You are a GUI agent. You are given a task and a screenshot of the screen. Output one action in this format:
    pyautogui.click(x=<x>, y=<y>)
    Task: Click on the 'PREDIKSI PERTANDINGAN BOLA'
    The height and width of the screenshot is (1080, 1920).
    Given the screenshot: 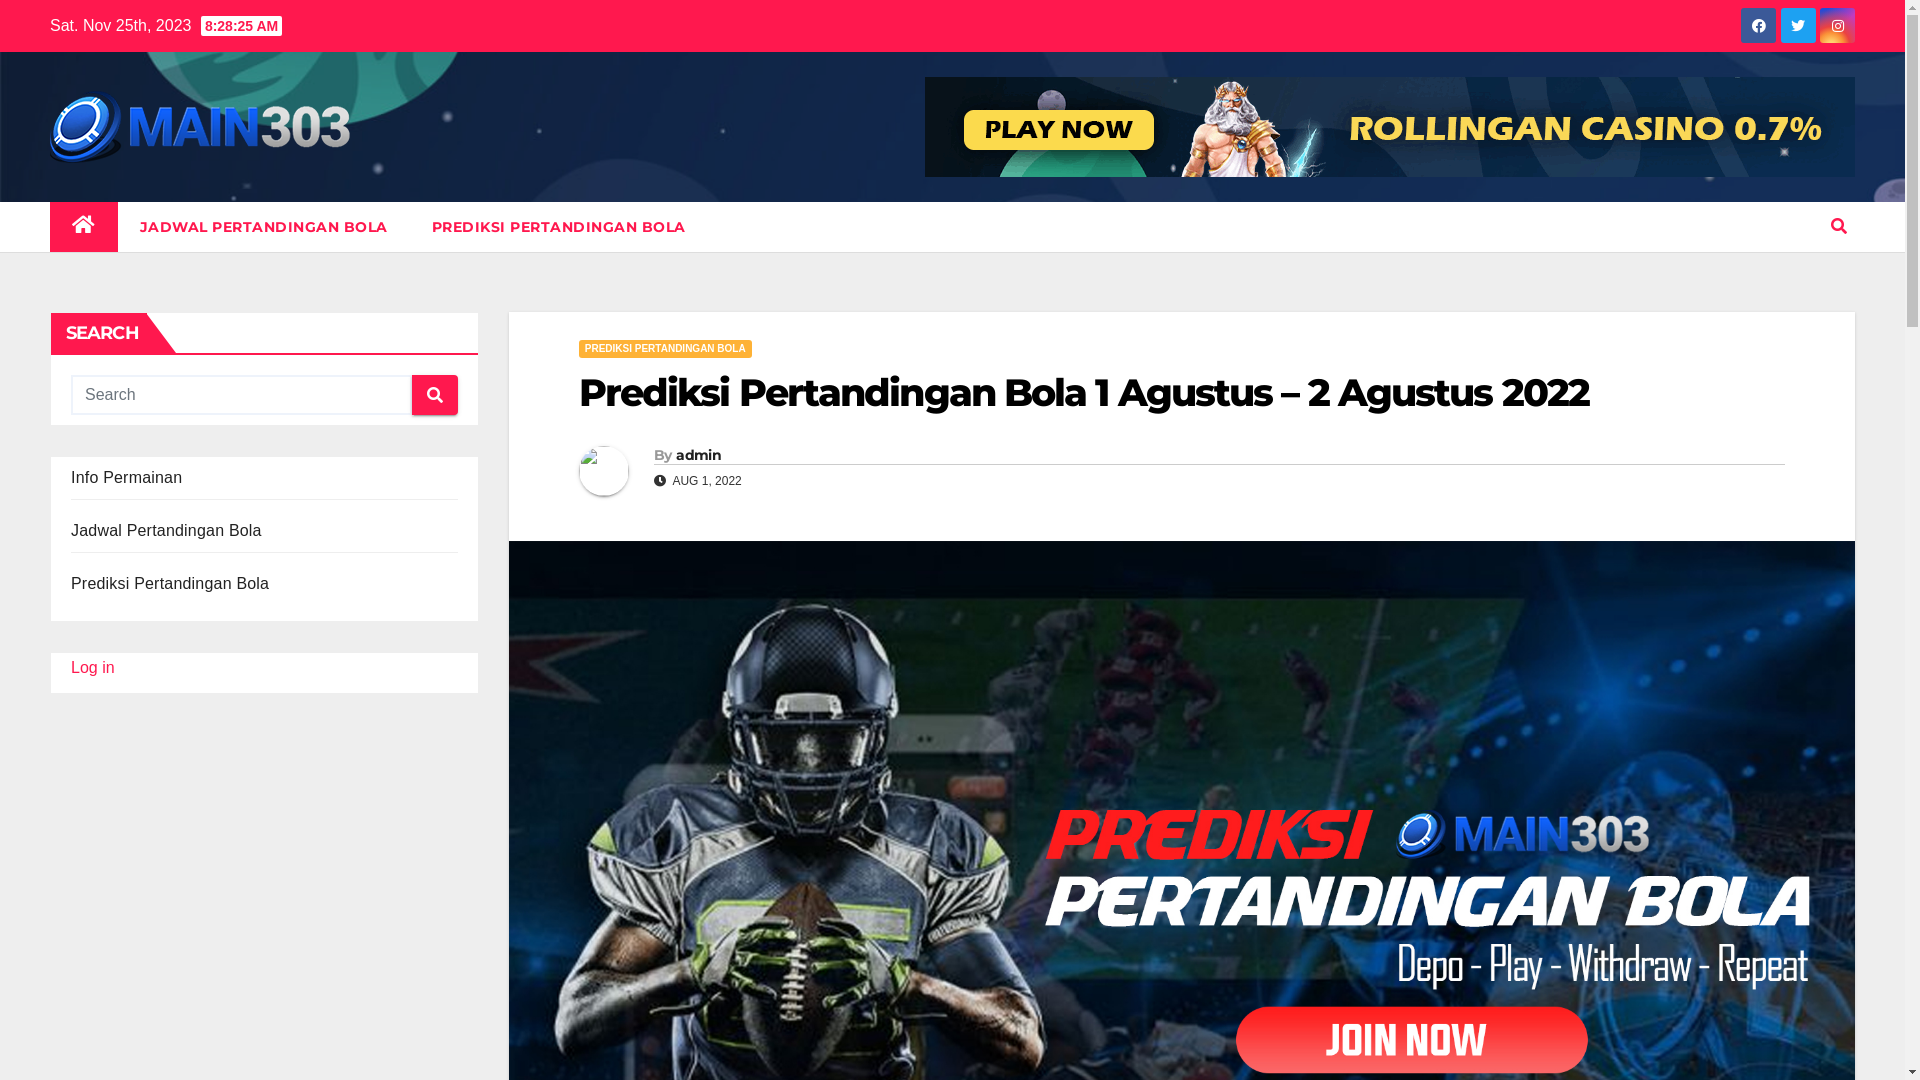 What is the action you would take?
    pyautogui.click(x=558, y=226)
    